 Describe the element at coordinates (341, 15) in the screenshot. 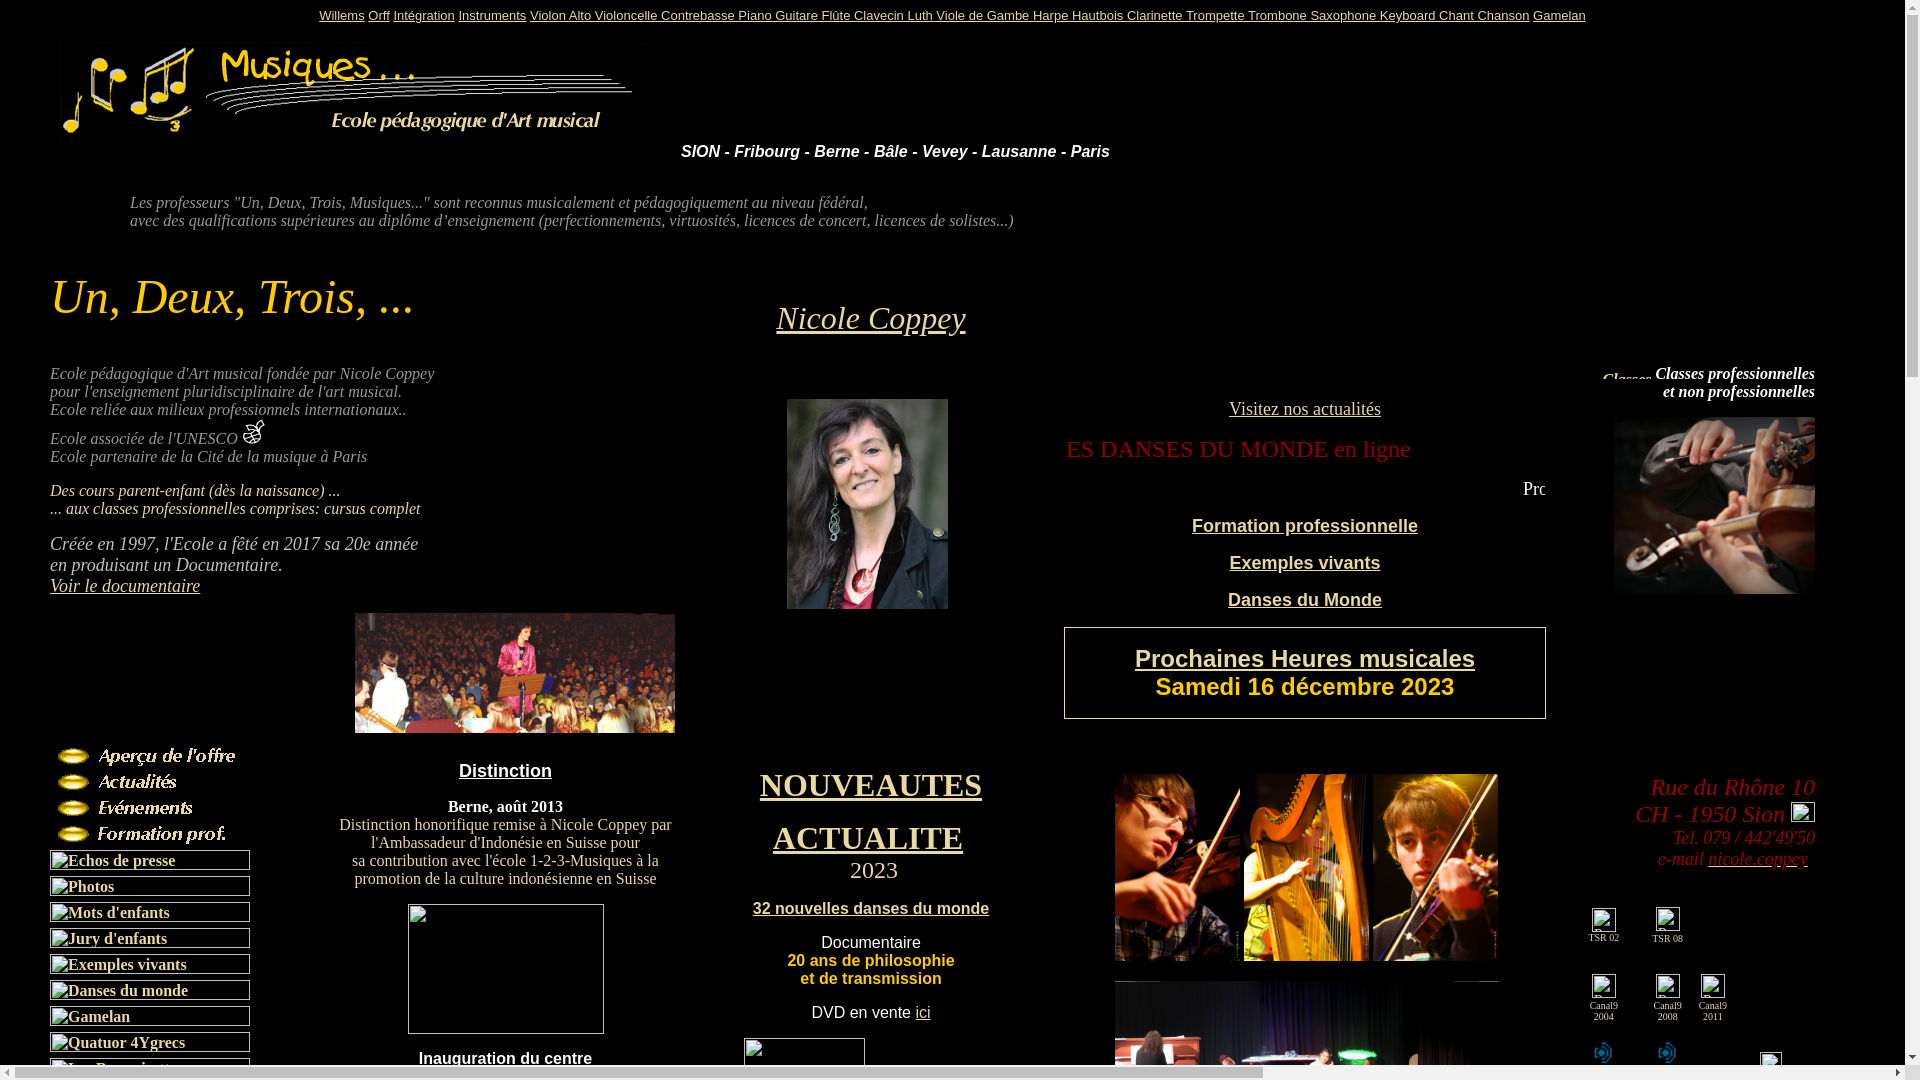

I see `'Willems'` at that location.